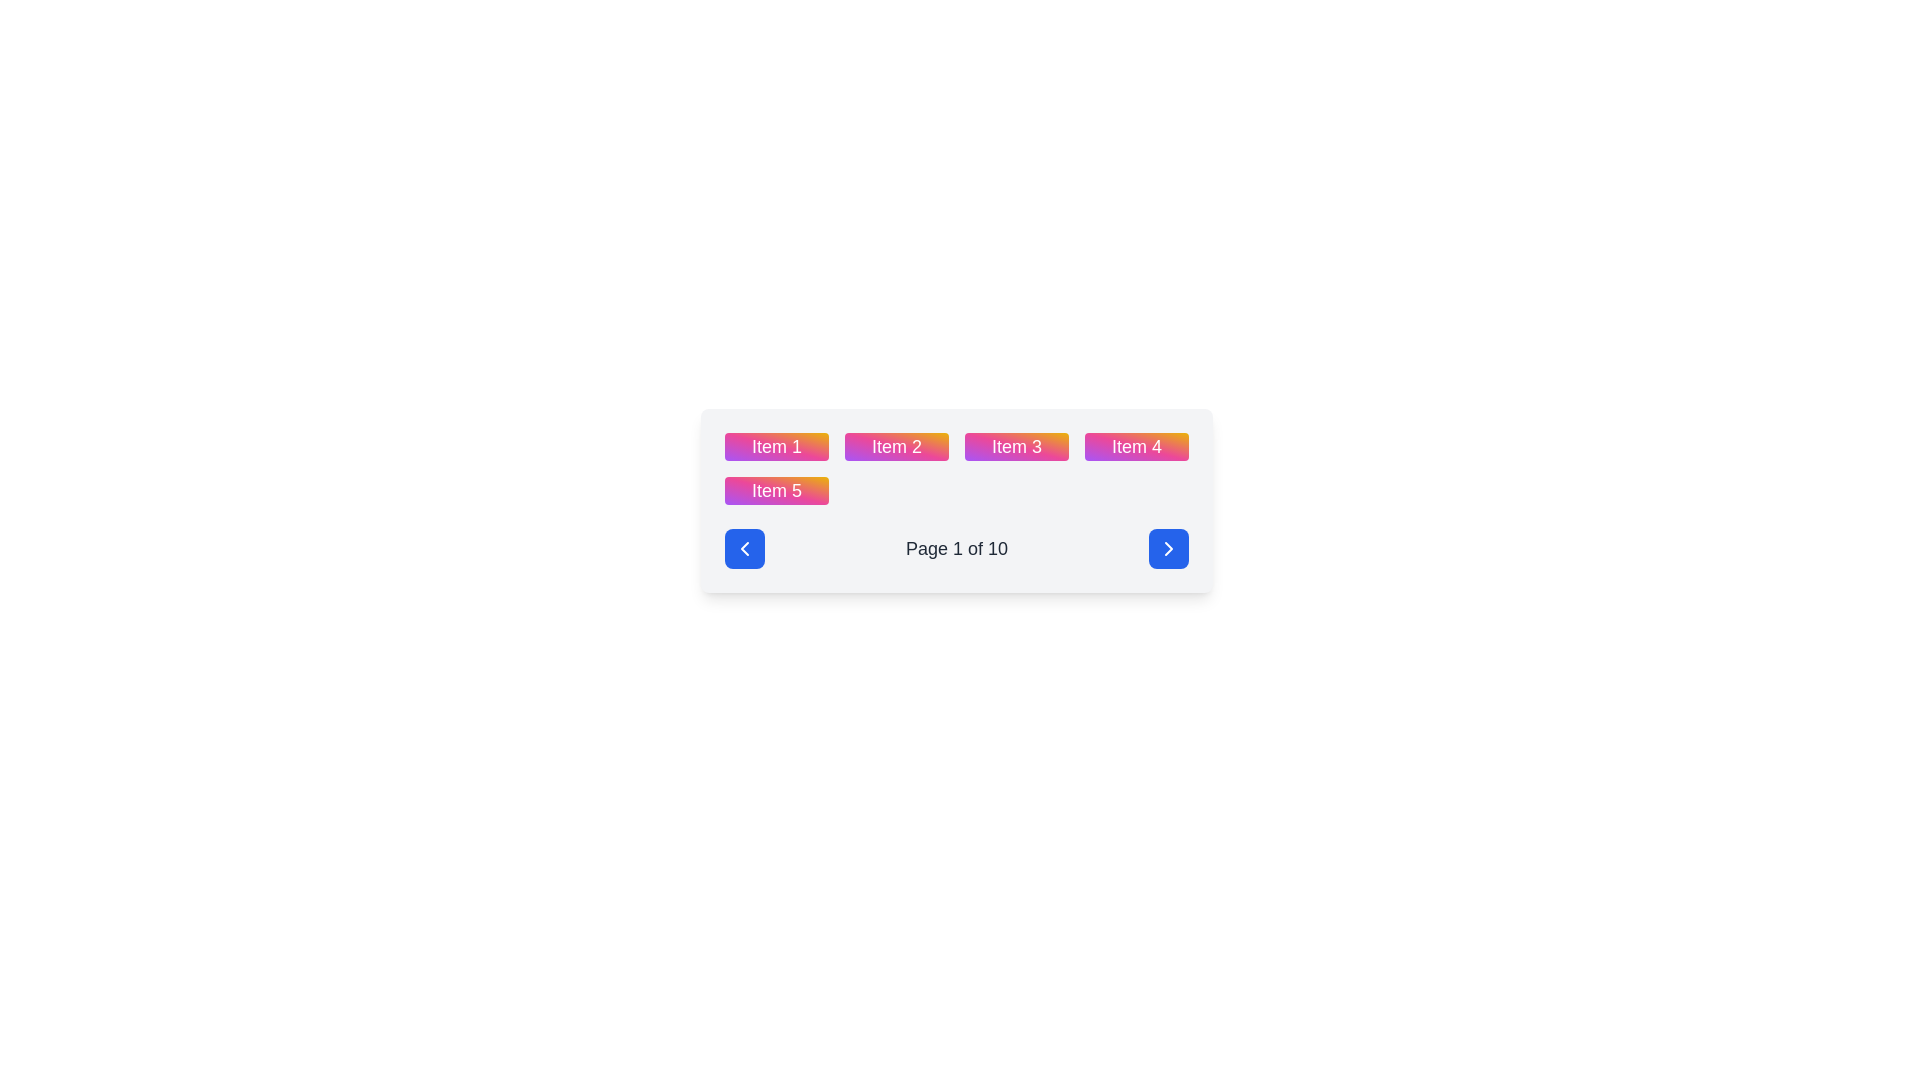  I want to click on text label displaying 'Page 1 of 10' located at the bottom center of the pagination interface, so click(955, 548).